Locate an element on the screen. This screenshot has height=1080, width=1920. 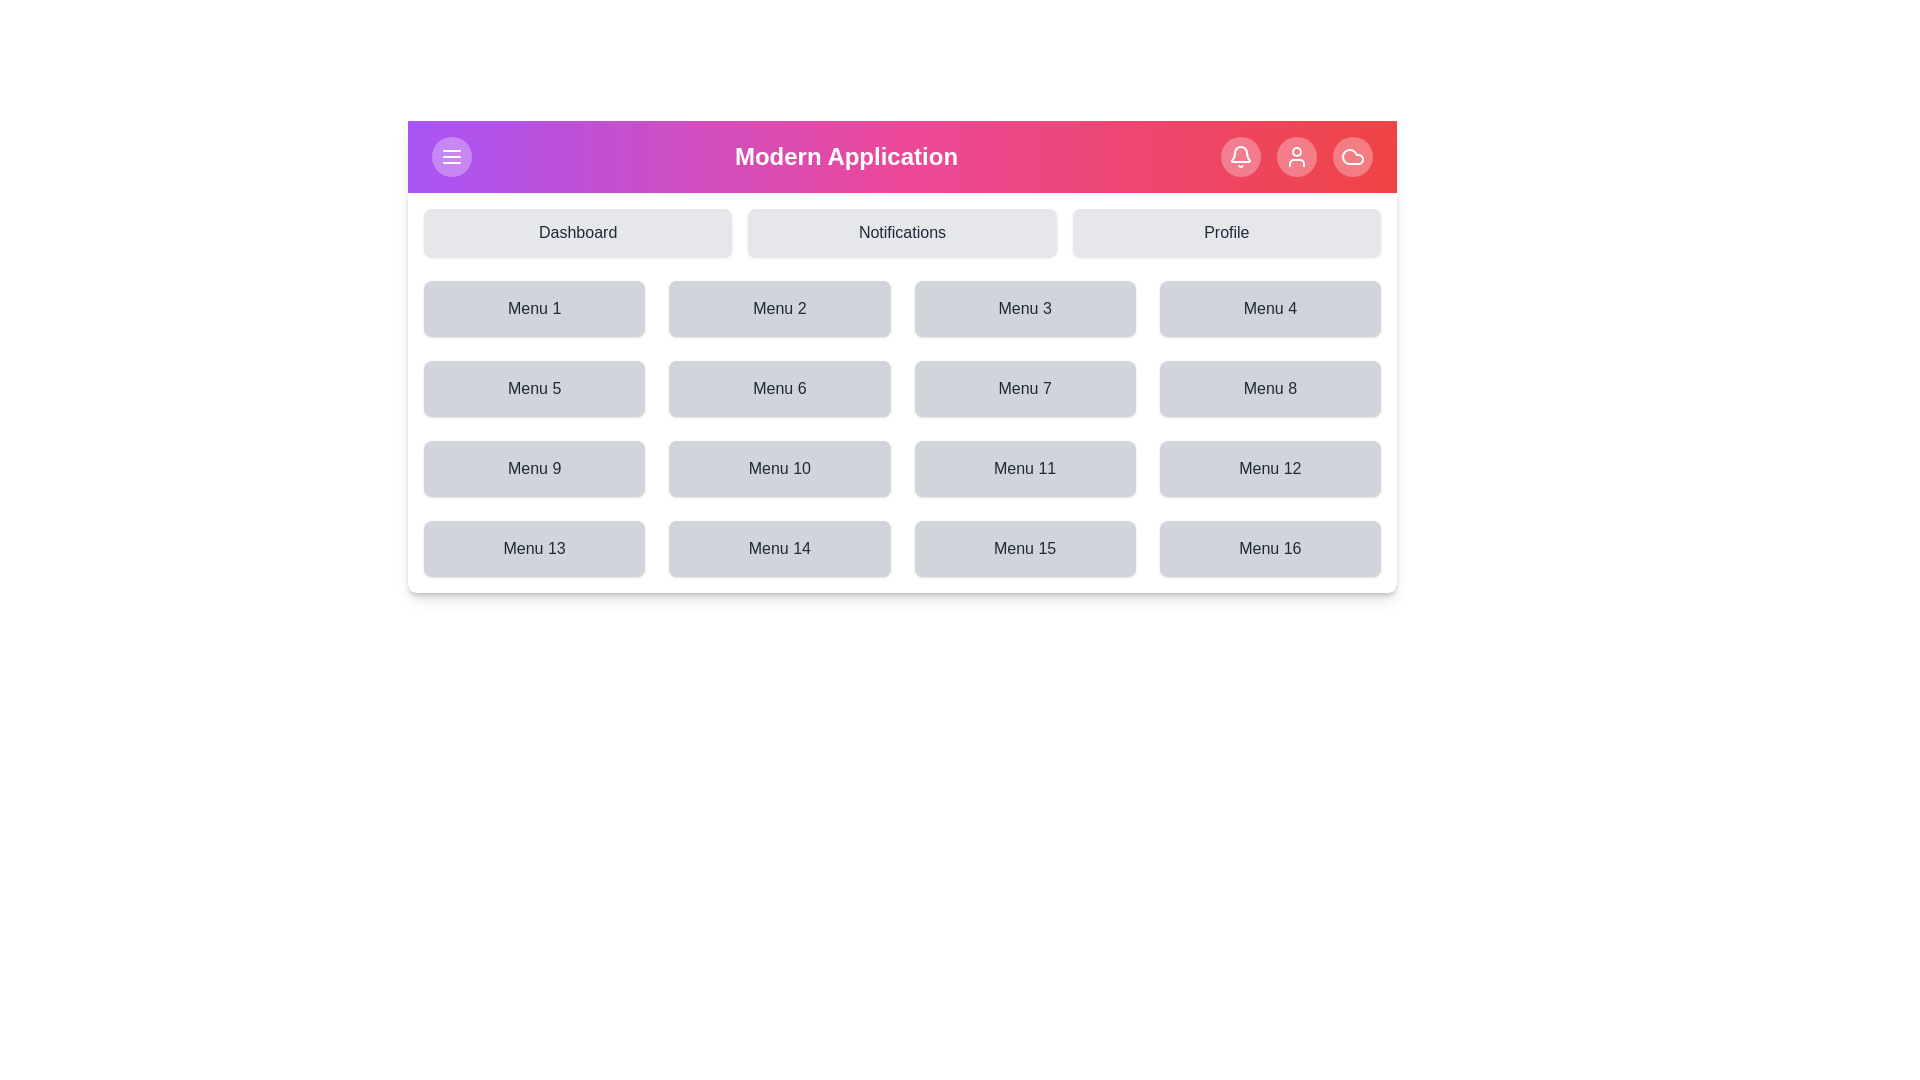
the Dashboard tab in the navigation bar is located at coordinates (577, 231).